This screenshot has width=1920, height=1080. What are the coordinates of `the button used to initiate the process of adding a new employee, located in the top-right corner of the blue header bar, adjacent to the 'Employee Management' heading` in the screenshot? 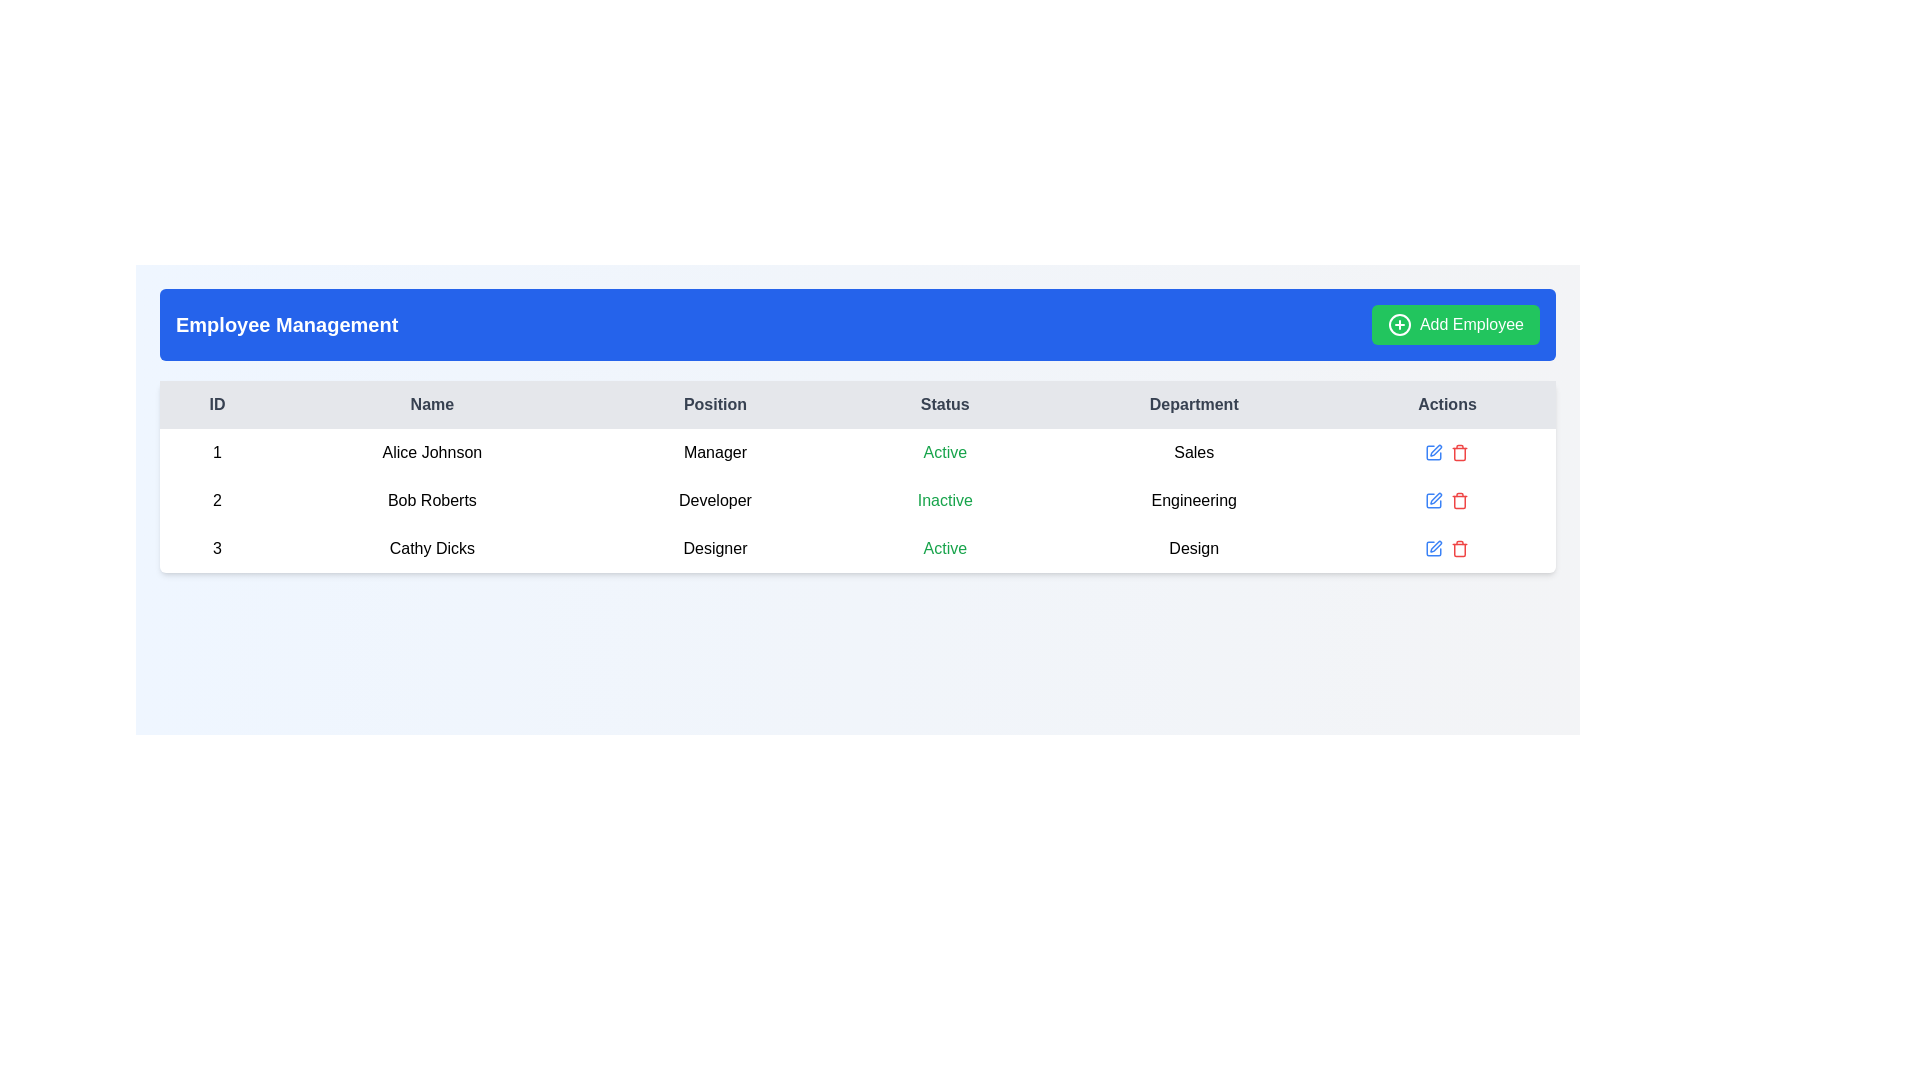 It's located at (1455, 323).